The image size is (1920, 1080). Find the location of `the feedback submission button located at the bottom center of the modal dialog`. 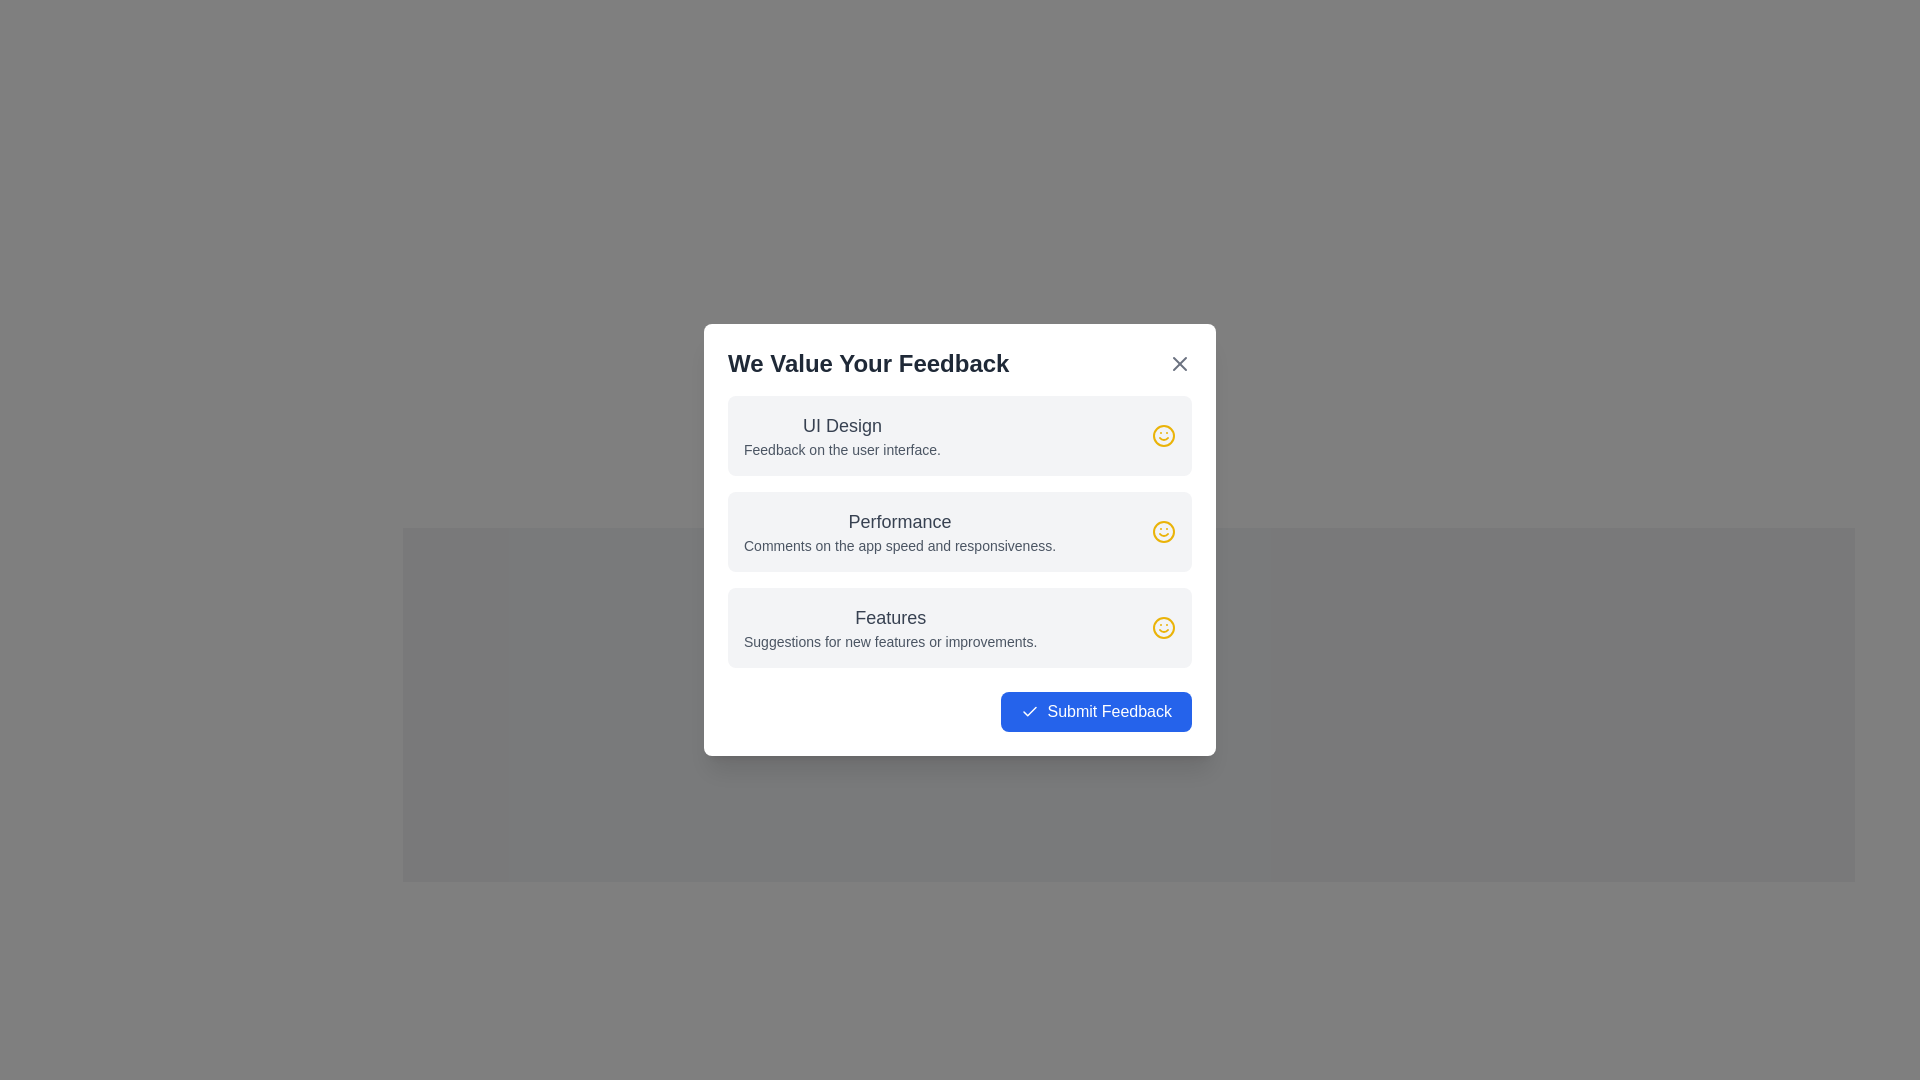

the feedback submission button located at the bottom center of the modal dialog is located at coordinates (1095, 711).